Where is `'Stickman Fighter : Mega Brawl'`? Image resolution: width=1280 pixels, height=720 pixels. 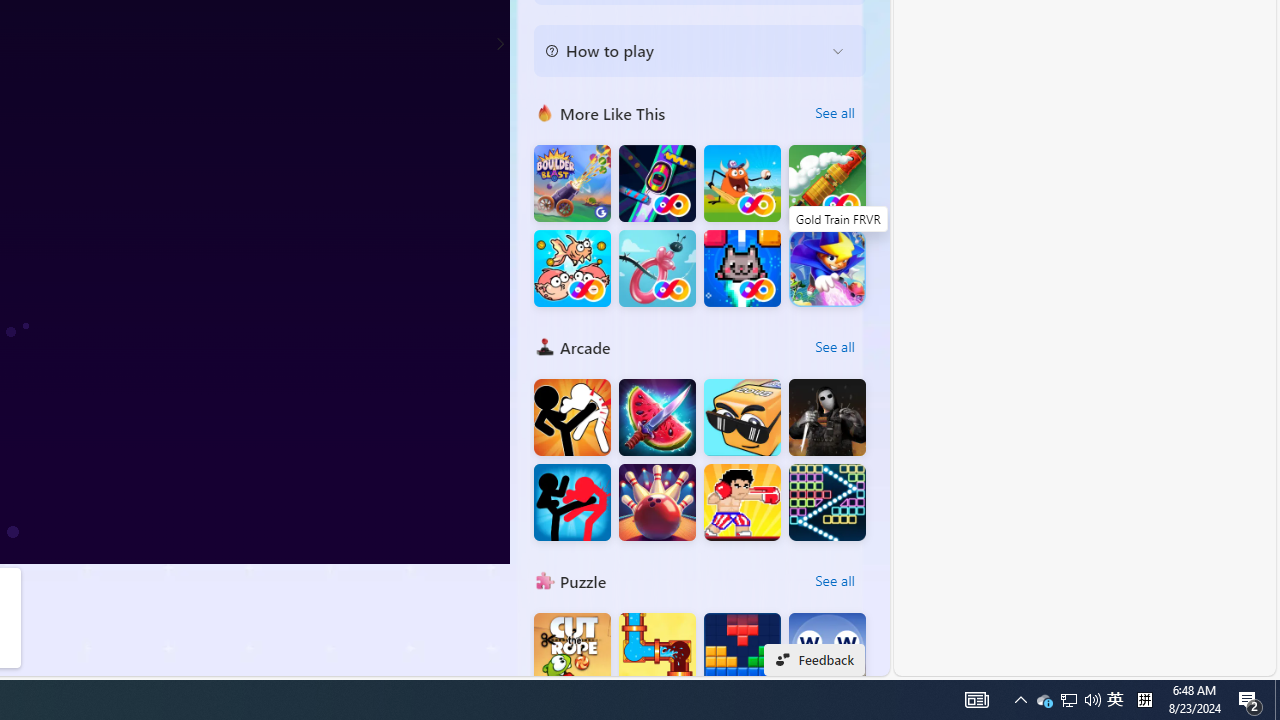
'Stickman Fighter : Mega Brawl' is located at coordinates (571, 416).